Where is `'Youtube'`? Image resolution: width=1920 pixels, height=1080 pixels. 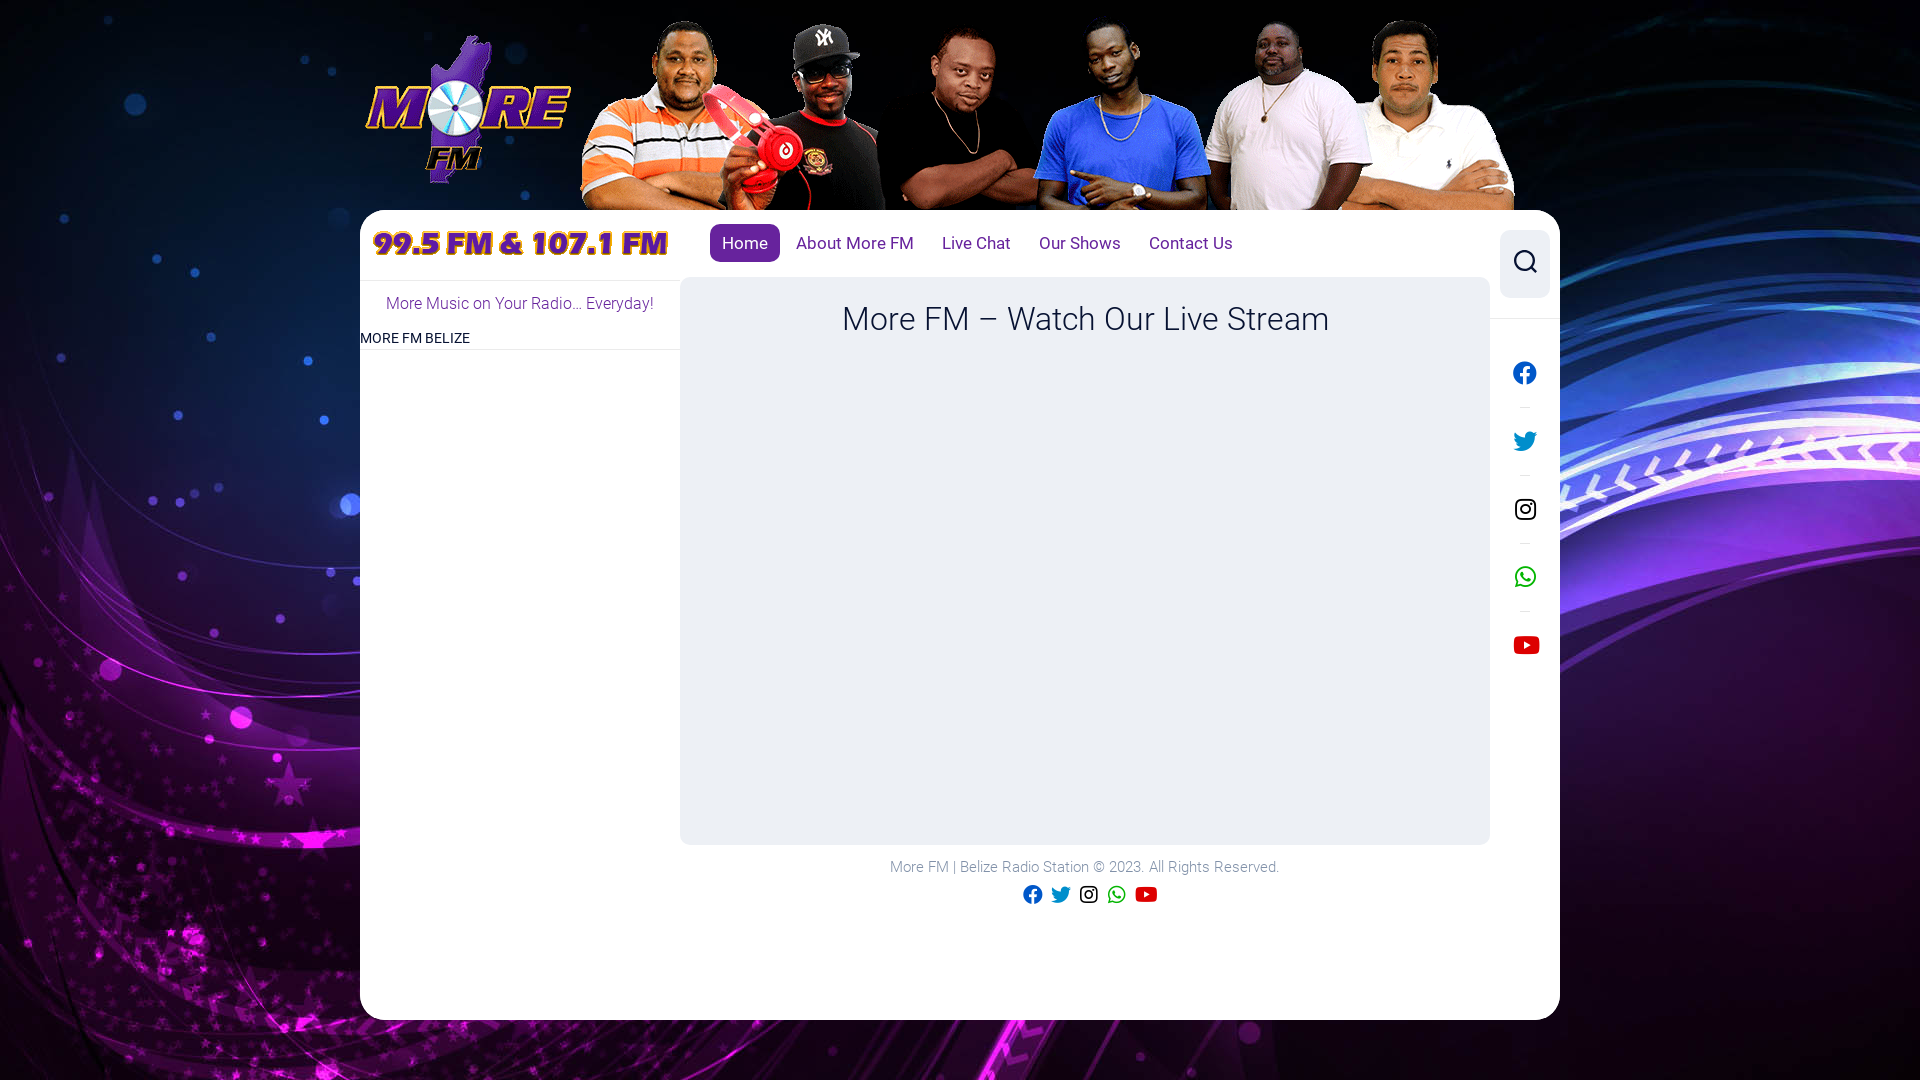 'Youtube' is located at coordinates (1145, 893).